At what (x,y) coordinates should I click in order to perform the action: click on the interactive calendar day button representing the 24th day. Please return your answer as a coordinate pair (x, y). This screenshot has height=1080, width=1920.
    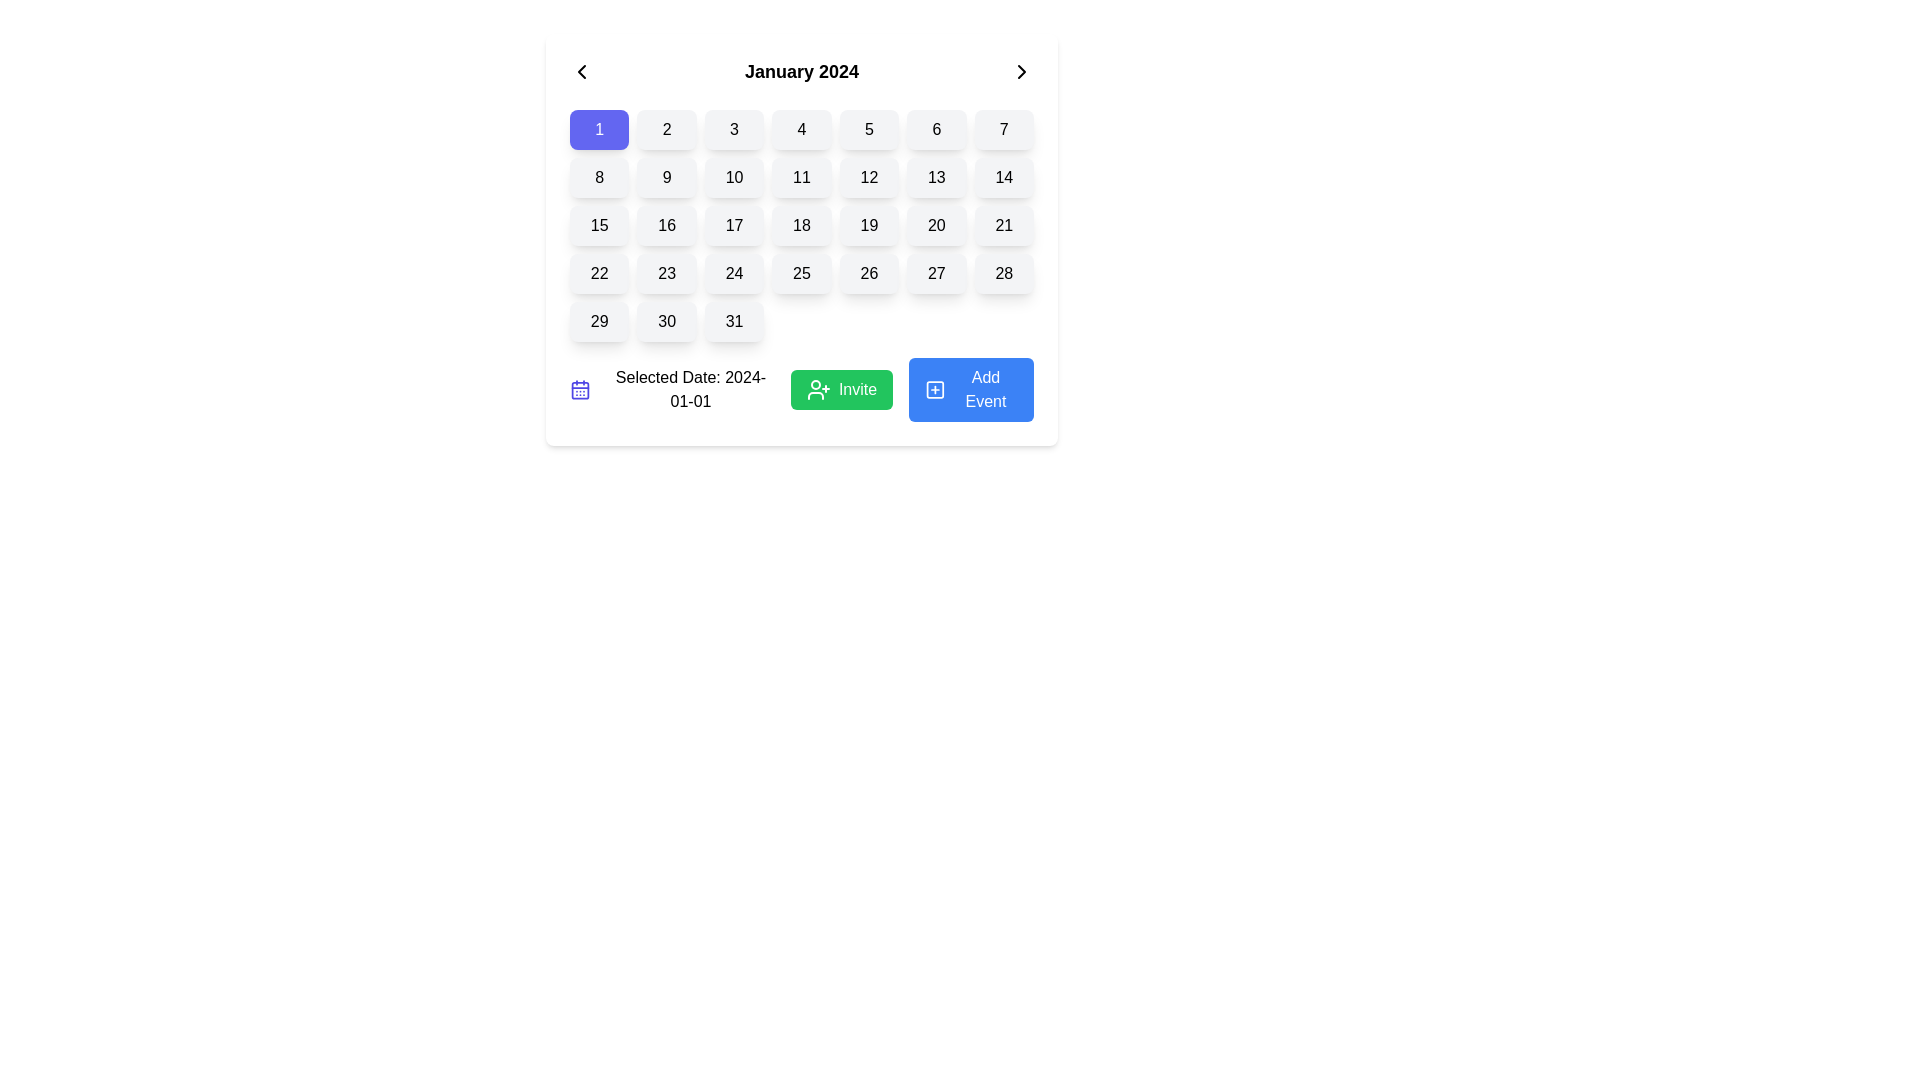
    Looking at the image, I should click on (733, 273).